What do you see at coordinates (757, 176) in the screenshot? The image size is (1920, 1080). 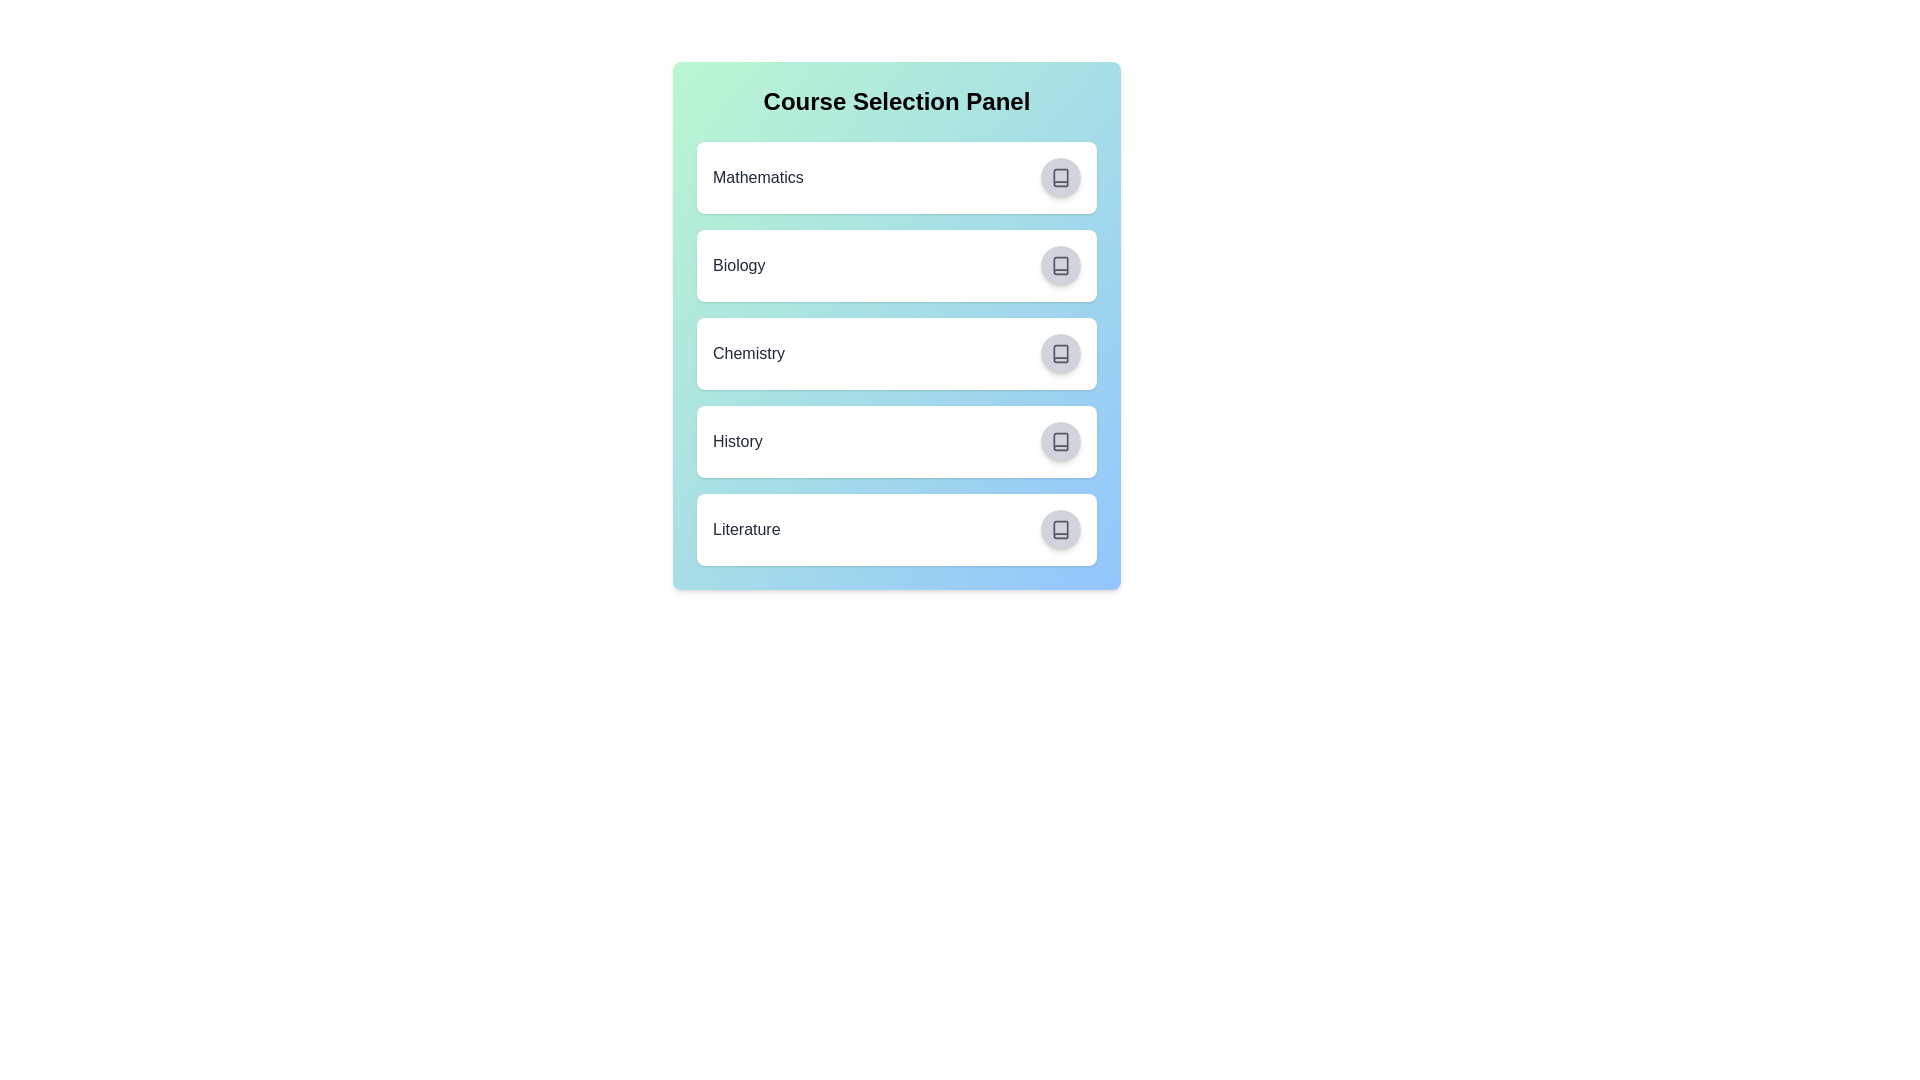 I see `the course name Mathematics to highlight or copy it` at bounding box center [757, 176].